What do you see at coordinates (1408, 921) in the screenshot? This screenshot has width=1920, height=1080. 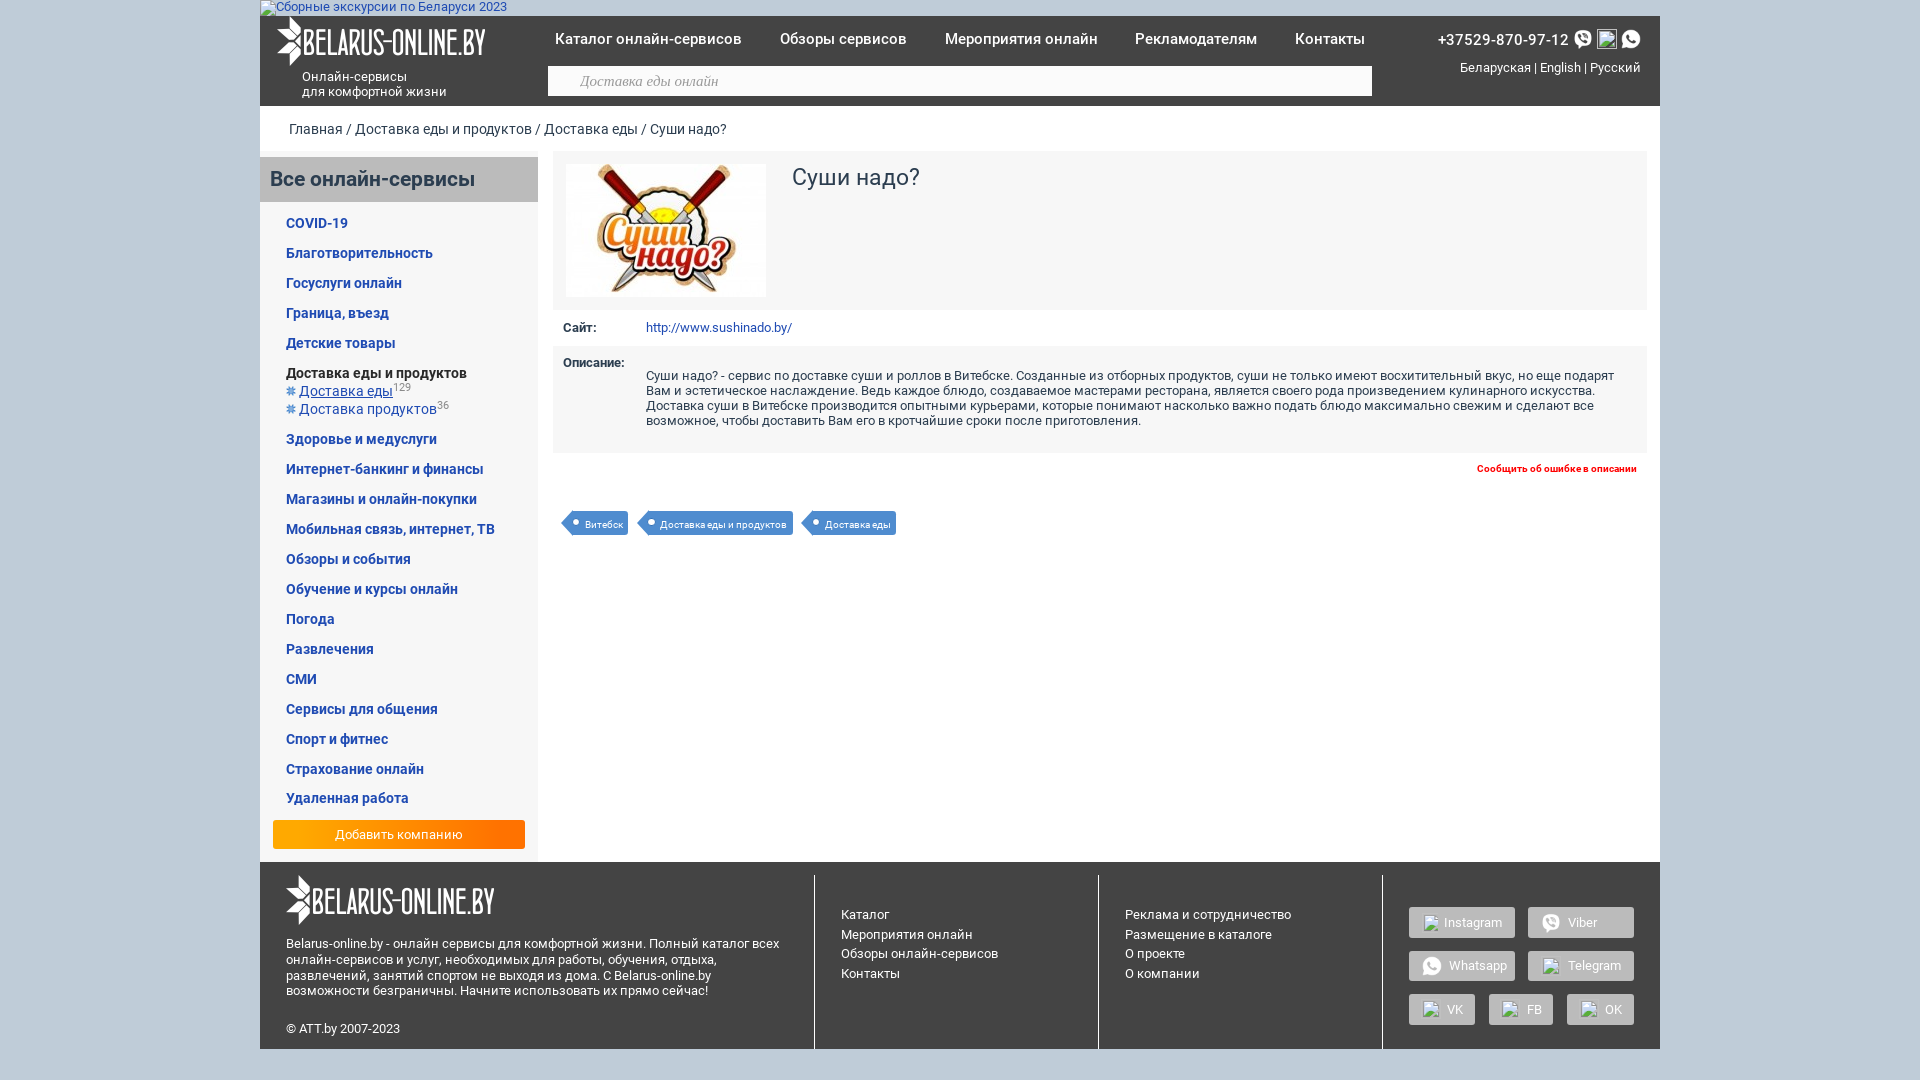 I see `'Instagram'` at bounding box center [1408, 921].